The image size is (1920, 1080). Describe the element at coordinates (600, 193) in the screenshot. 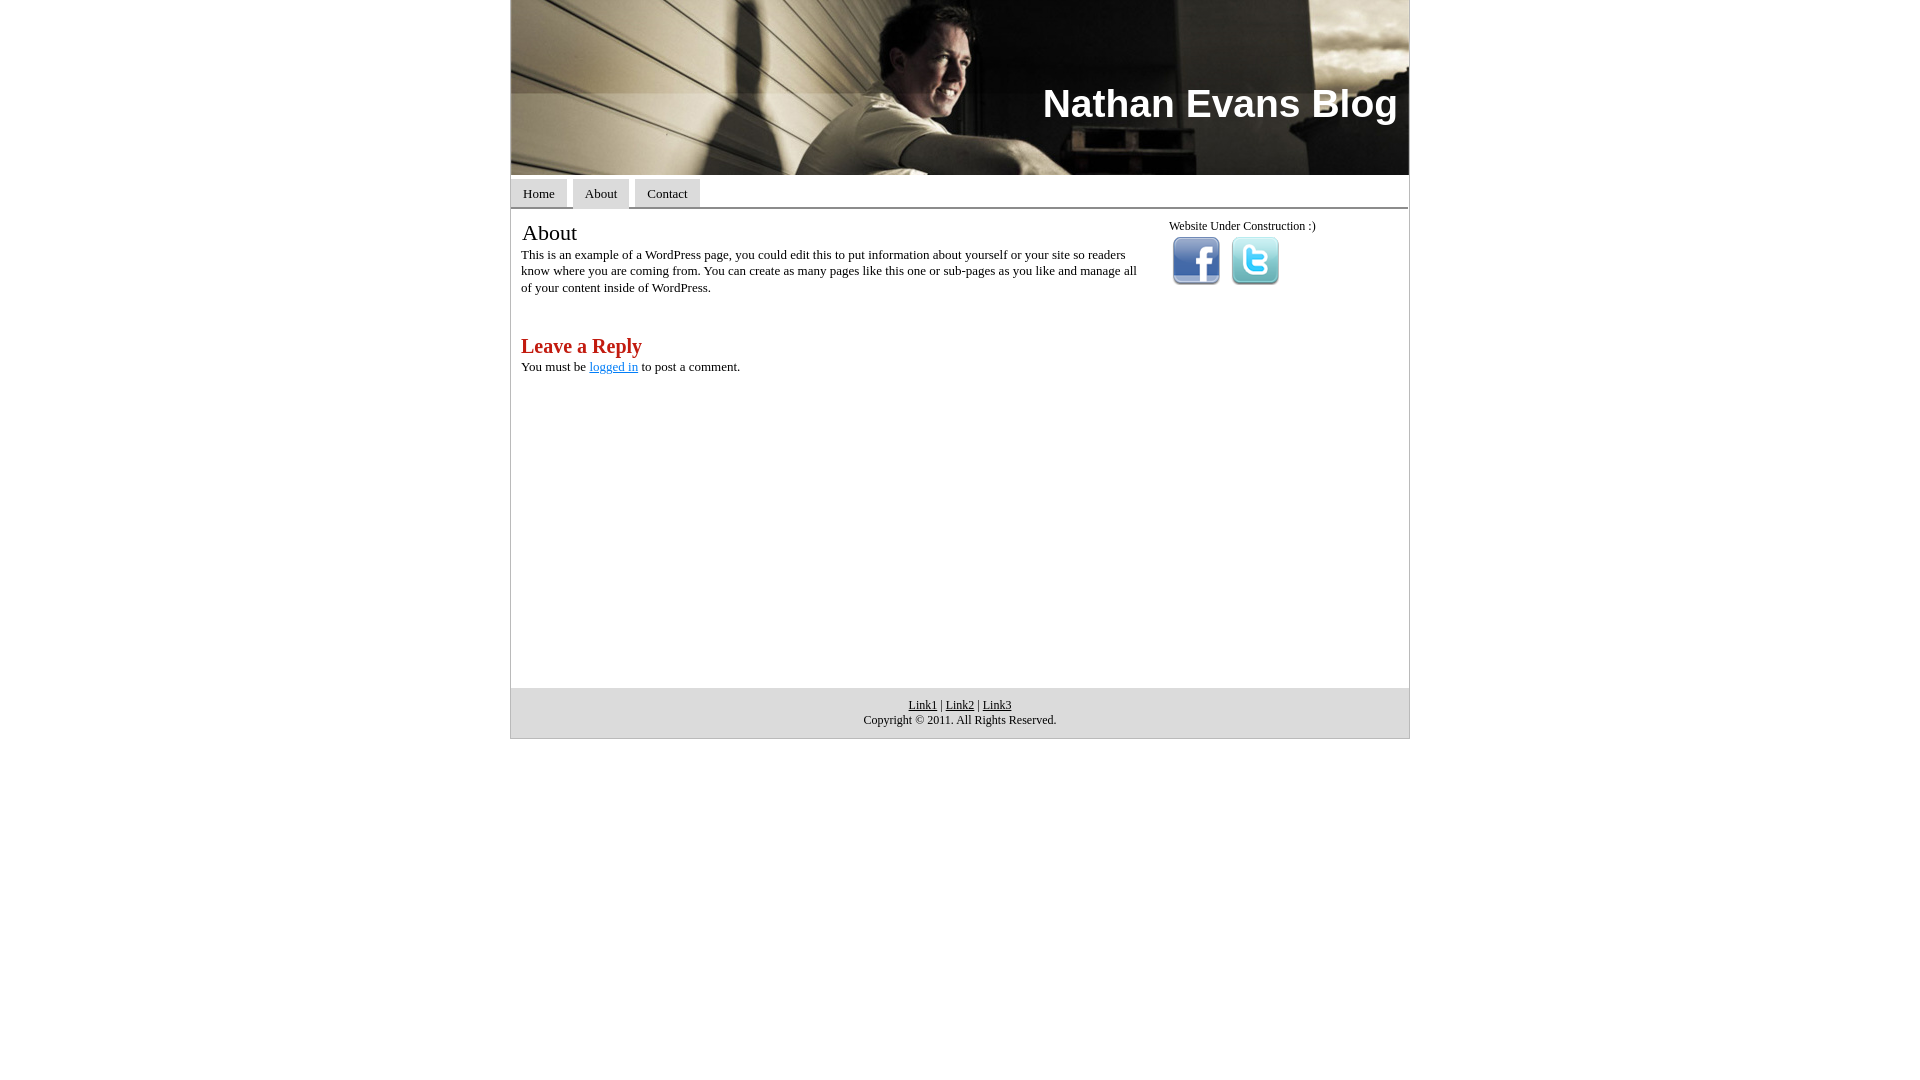

I see `'About'` at that location.